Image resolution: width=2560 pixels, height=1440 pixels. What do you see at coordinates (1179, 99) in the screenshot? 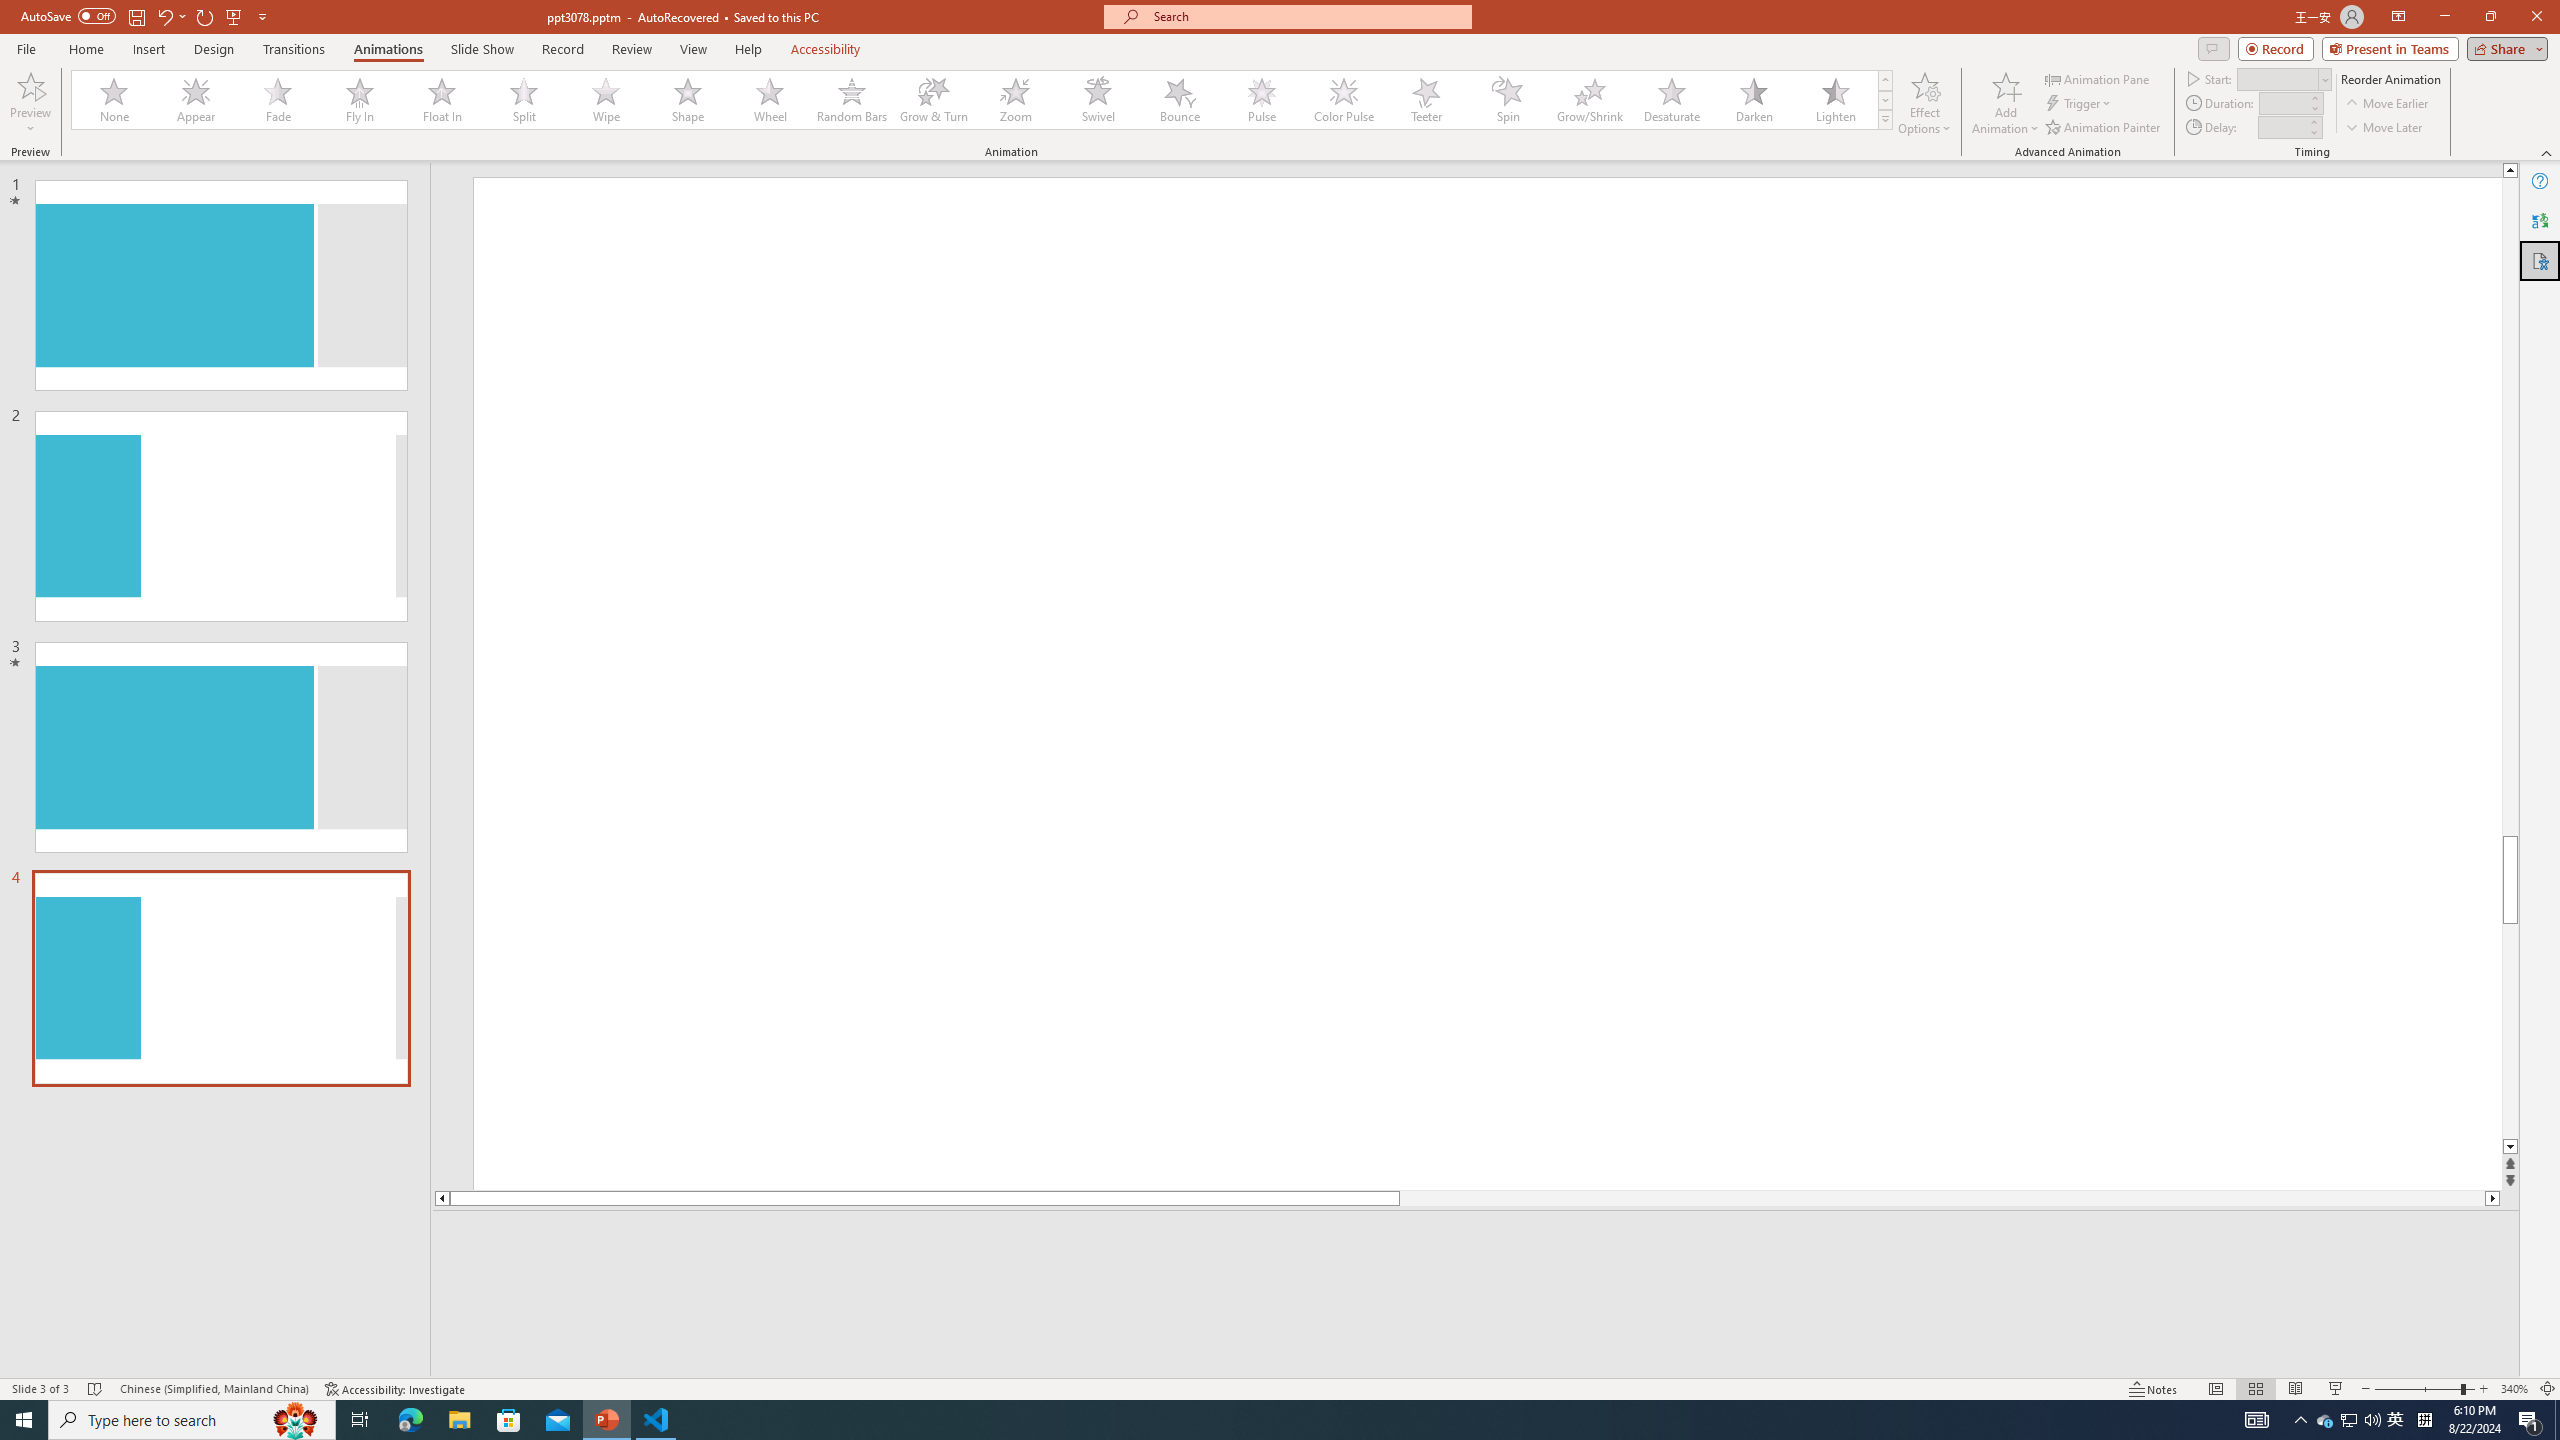
I see `'Bounce'` at bounding box center [1179, 99].